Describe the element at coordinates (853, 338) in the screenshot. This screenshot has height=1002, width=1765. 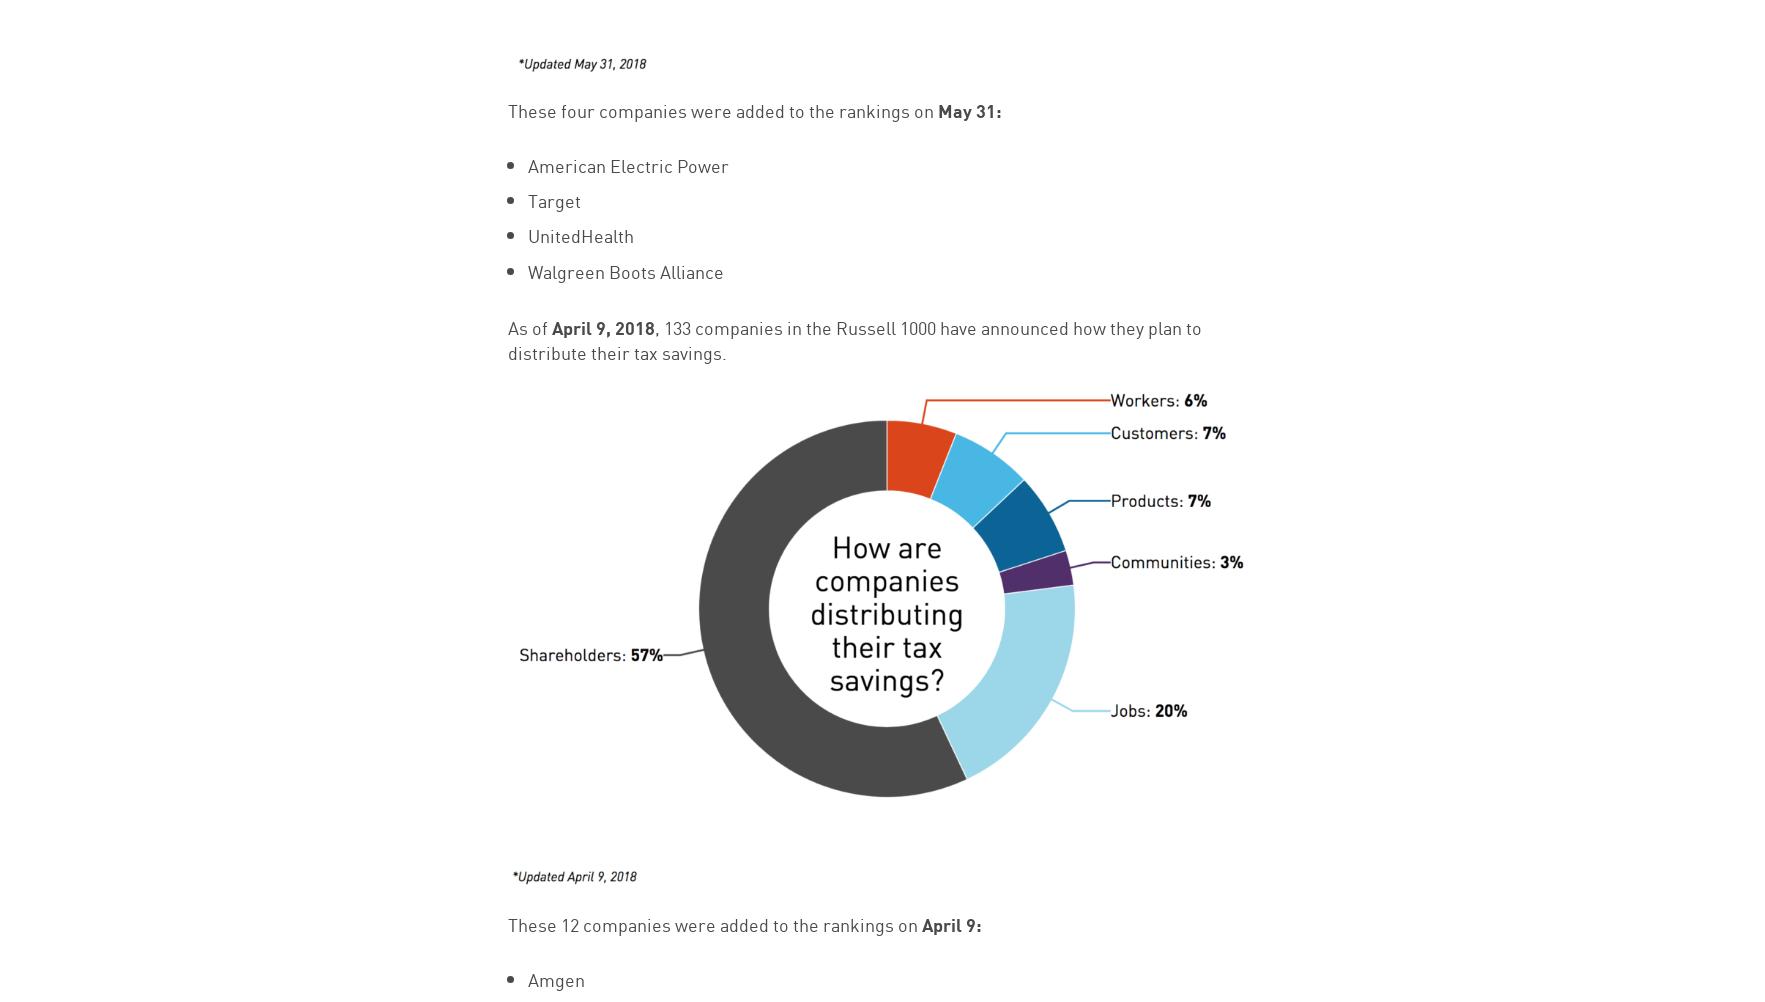
I see `', 133 companies in the Russell 1000 have announced how they plan to distribute their tax savings.'` at that location.